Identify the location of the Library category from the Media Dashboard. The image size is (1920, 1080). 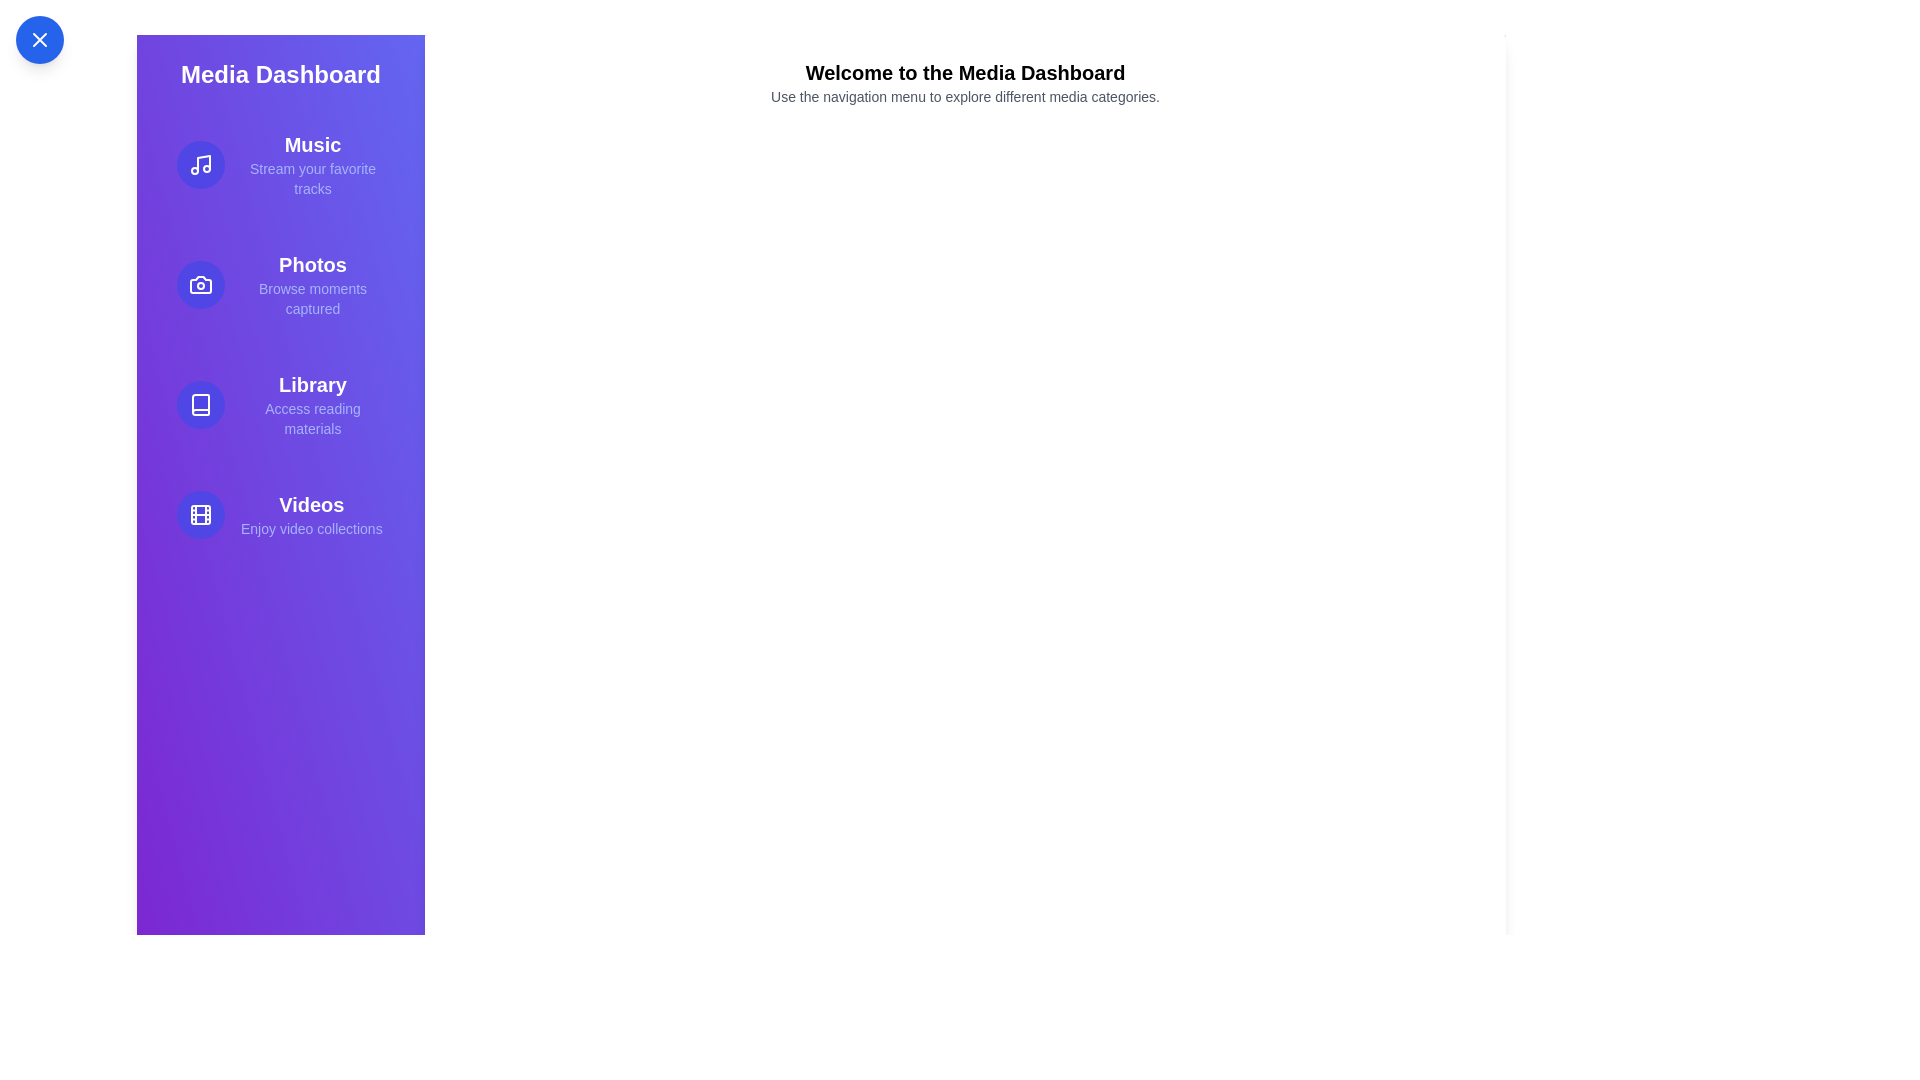
(280, 405).